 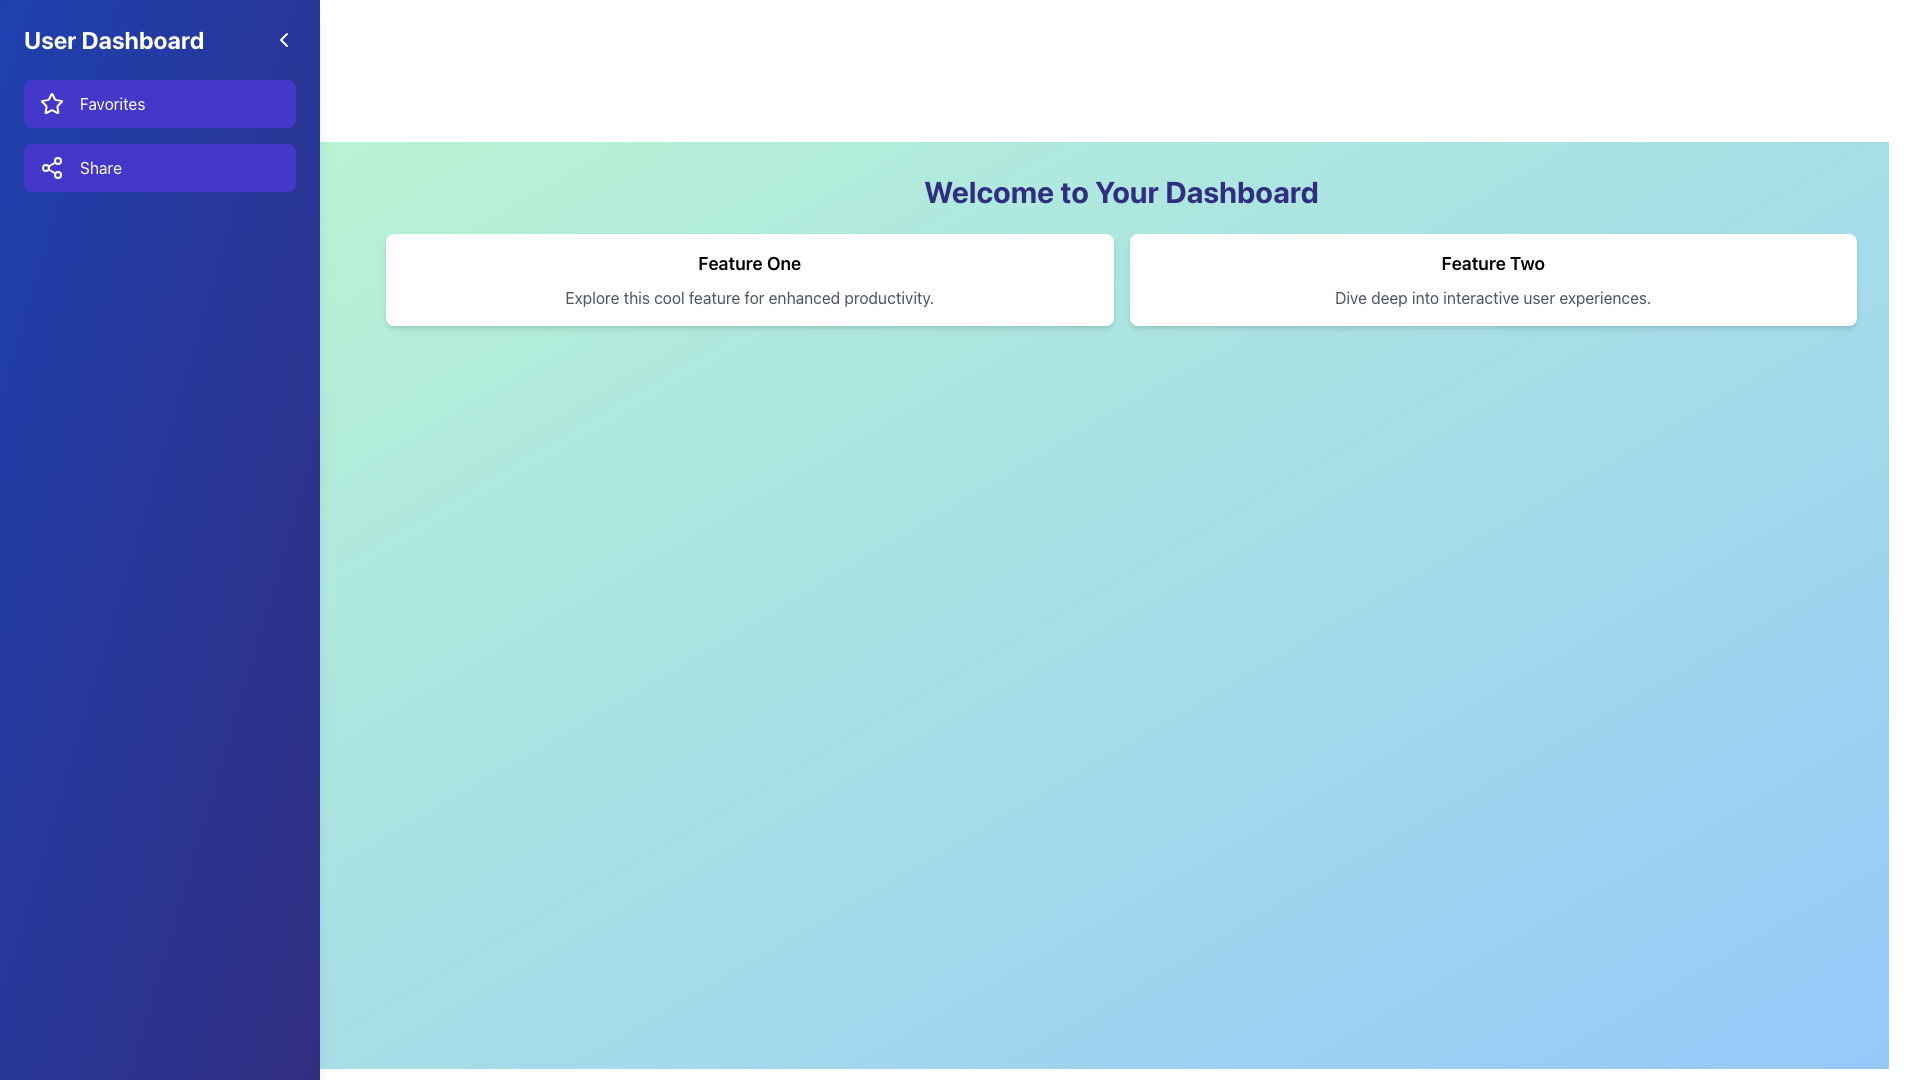 I want to click on the Static Text element that serves as a title or heading for the user navigation section, located at the top-left section of the sidebar layout, so click(x=113, y=39).